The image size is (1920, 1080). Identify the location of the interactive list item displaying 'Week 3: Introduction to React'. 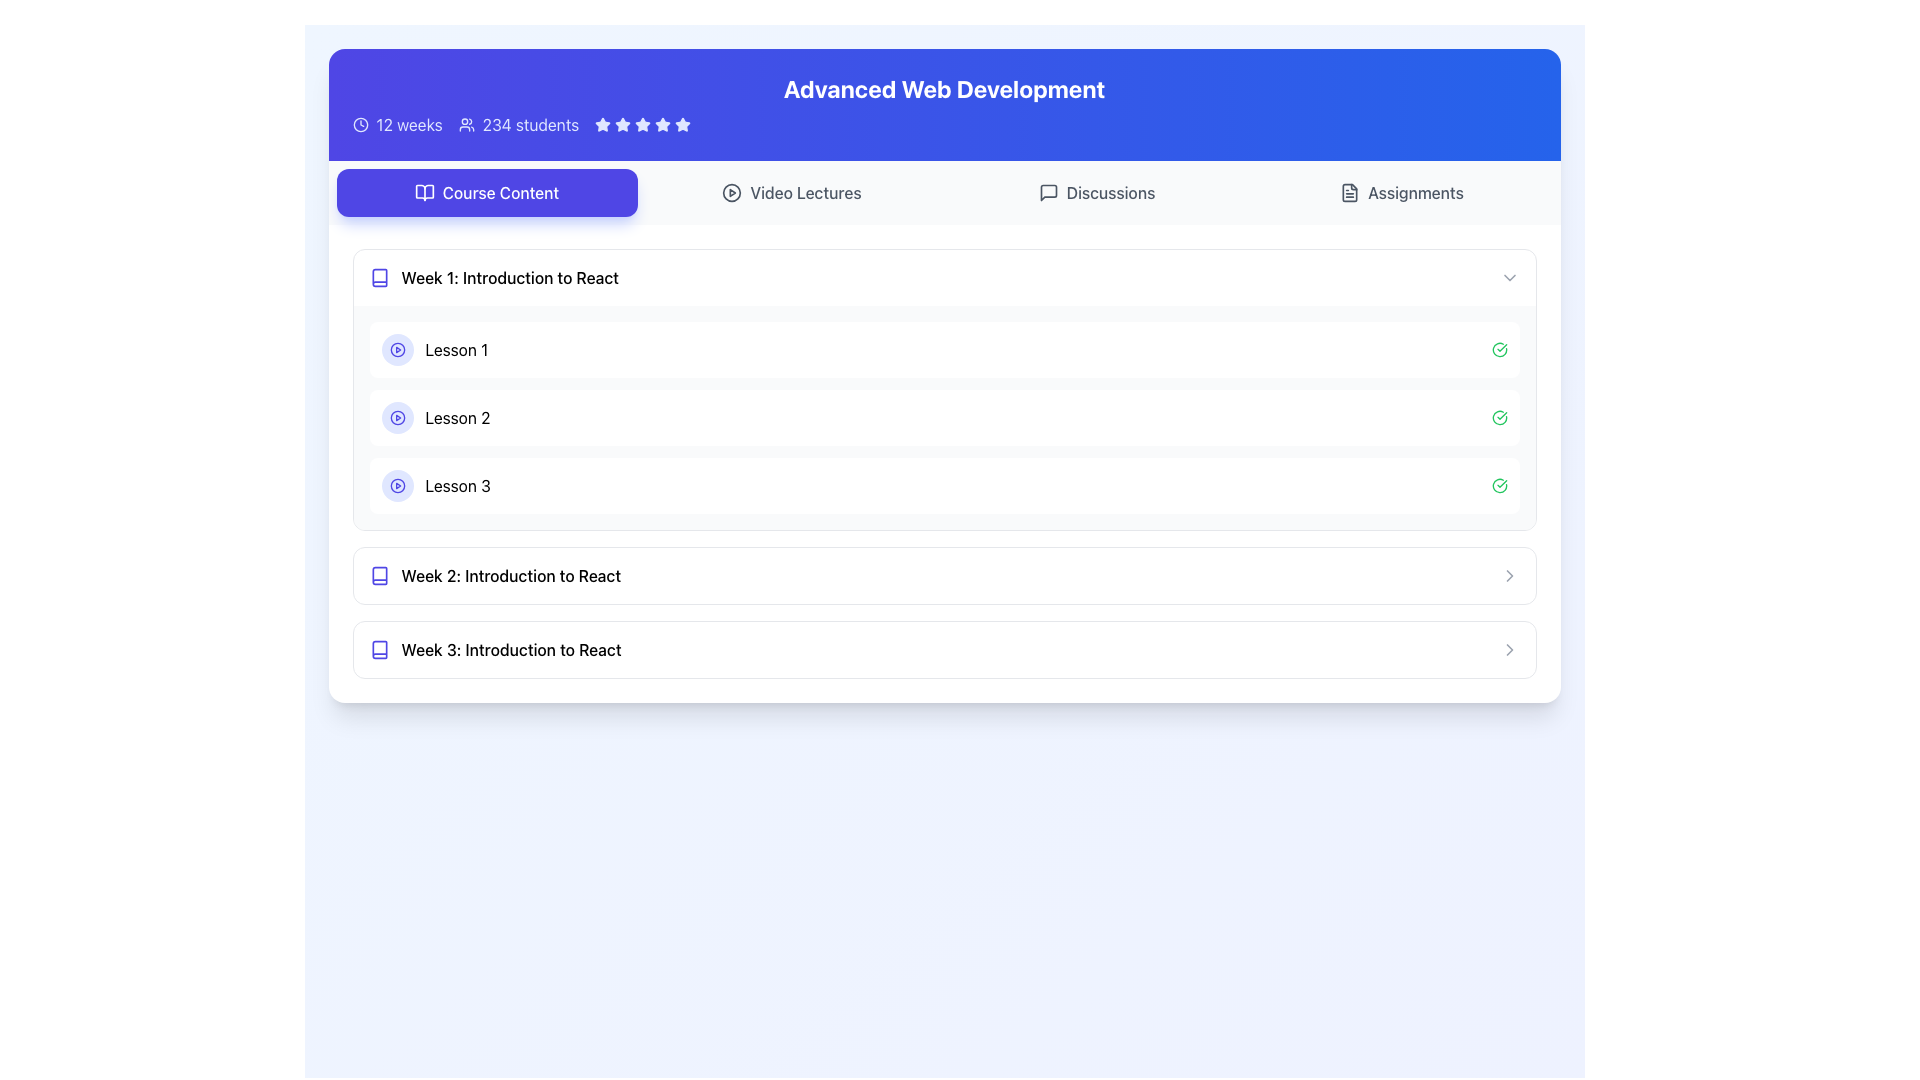
(943, 650).